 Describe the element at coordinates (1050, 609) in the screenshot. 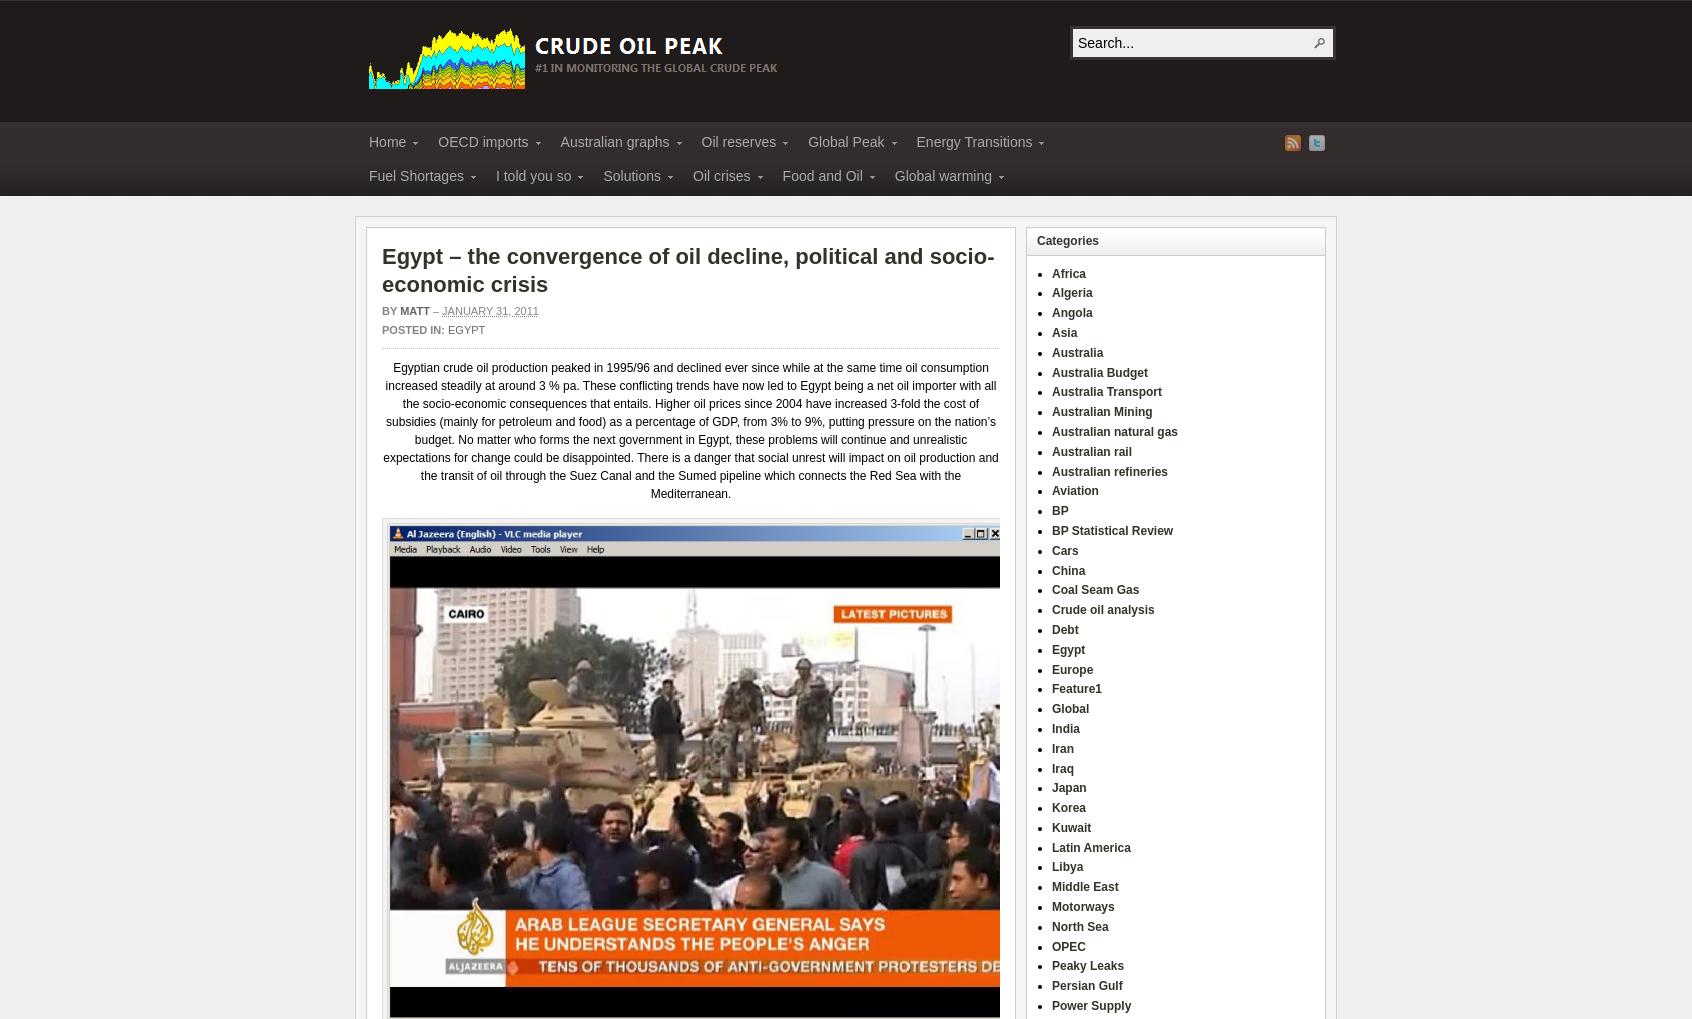

I see `'Crude oil analysis'` at that location.